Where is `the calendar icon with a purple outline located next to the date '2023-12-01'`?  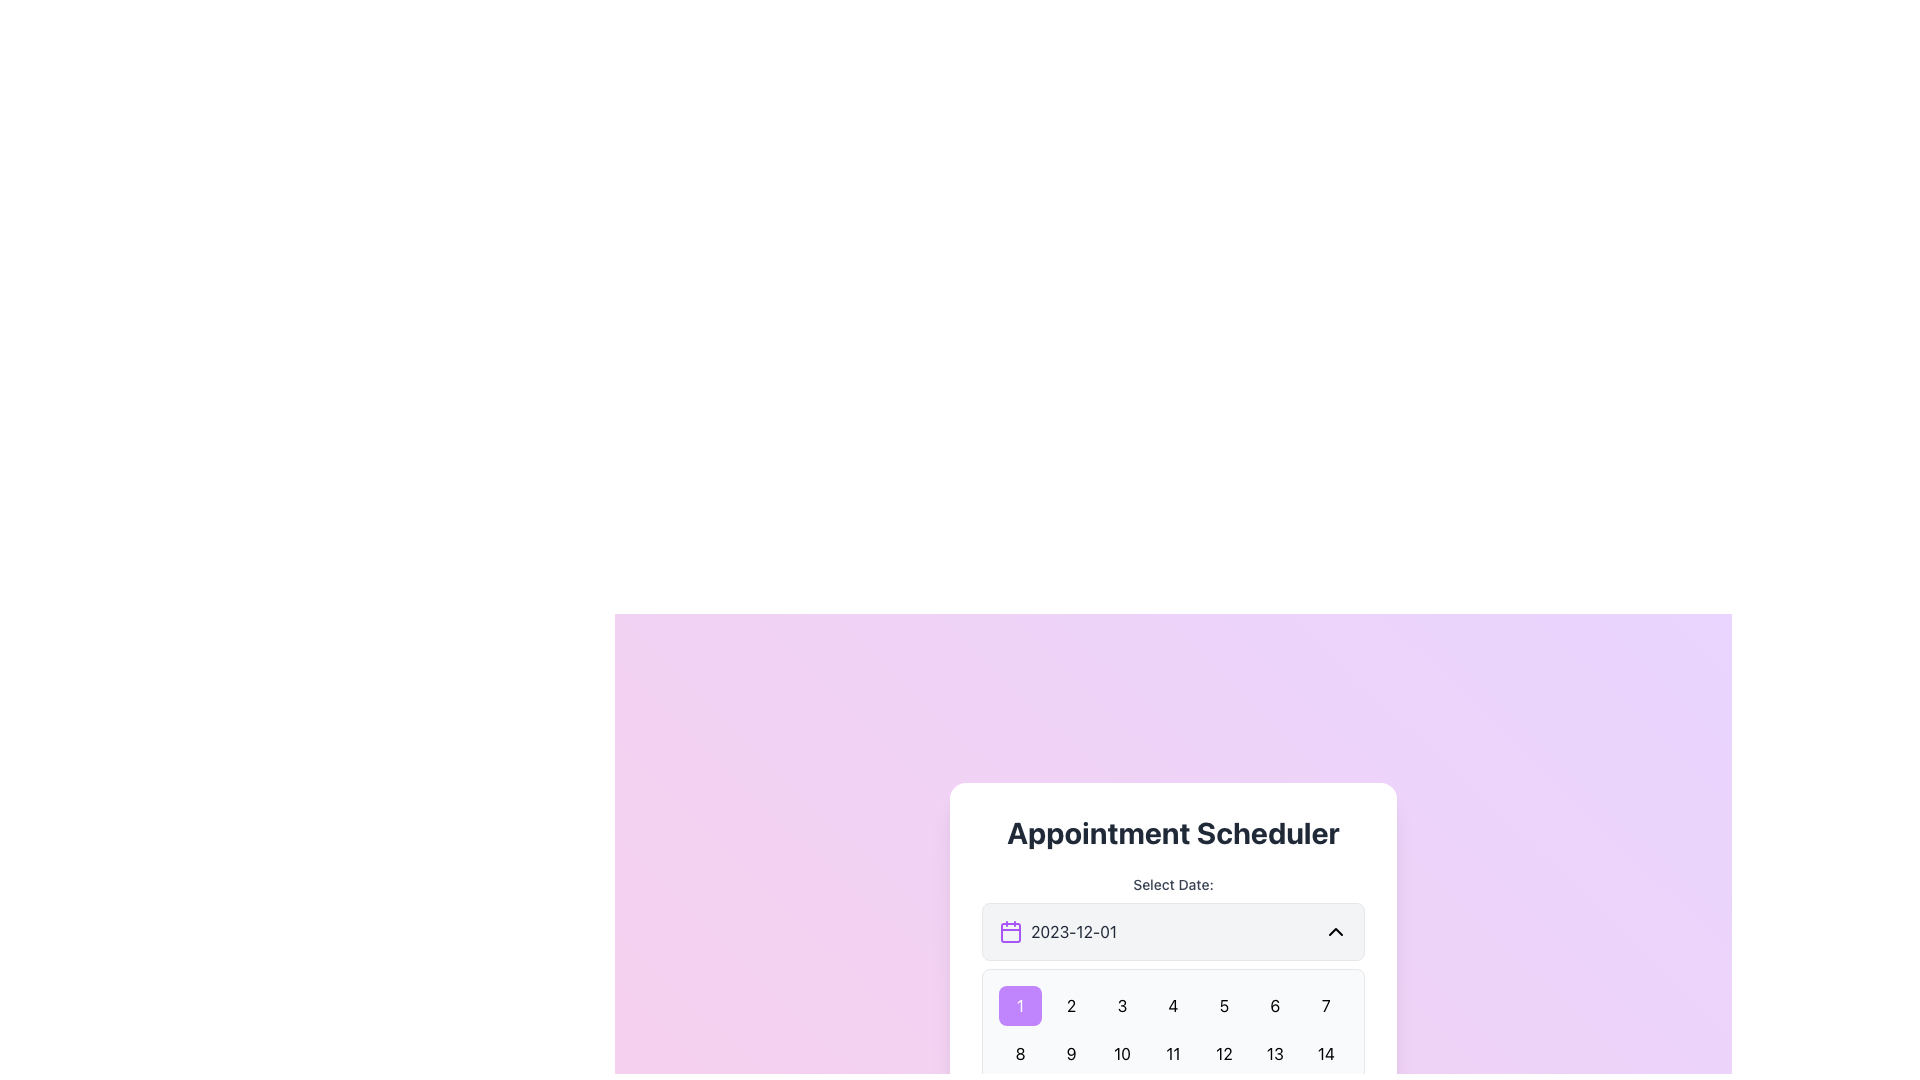
the calendar icon with a purple outline located next to the date '2023-12-01' is located at coordinates (1011, 932).